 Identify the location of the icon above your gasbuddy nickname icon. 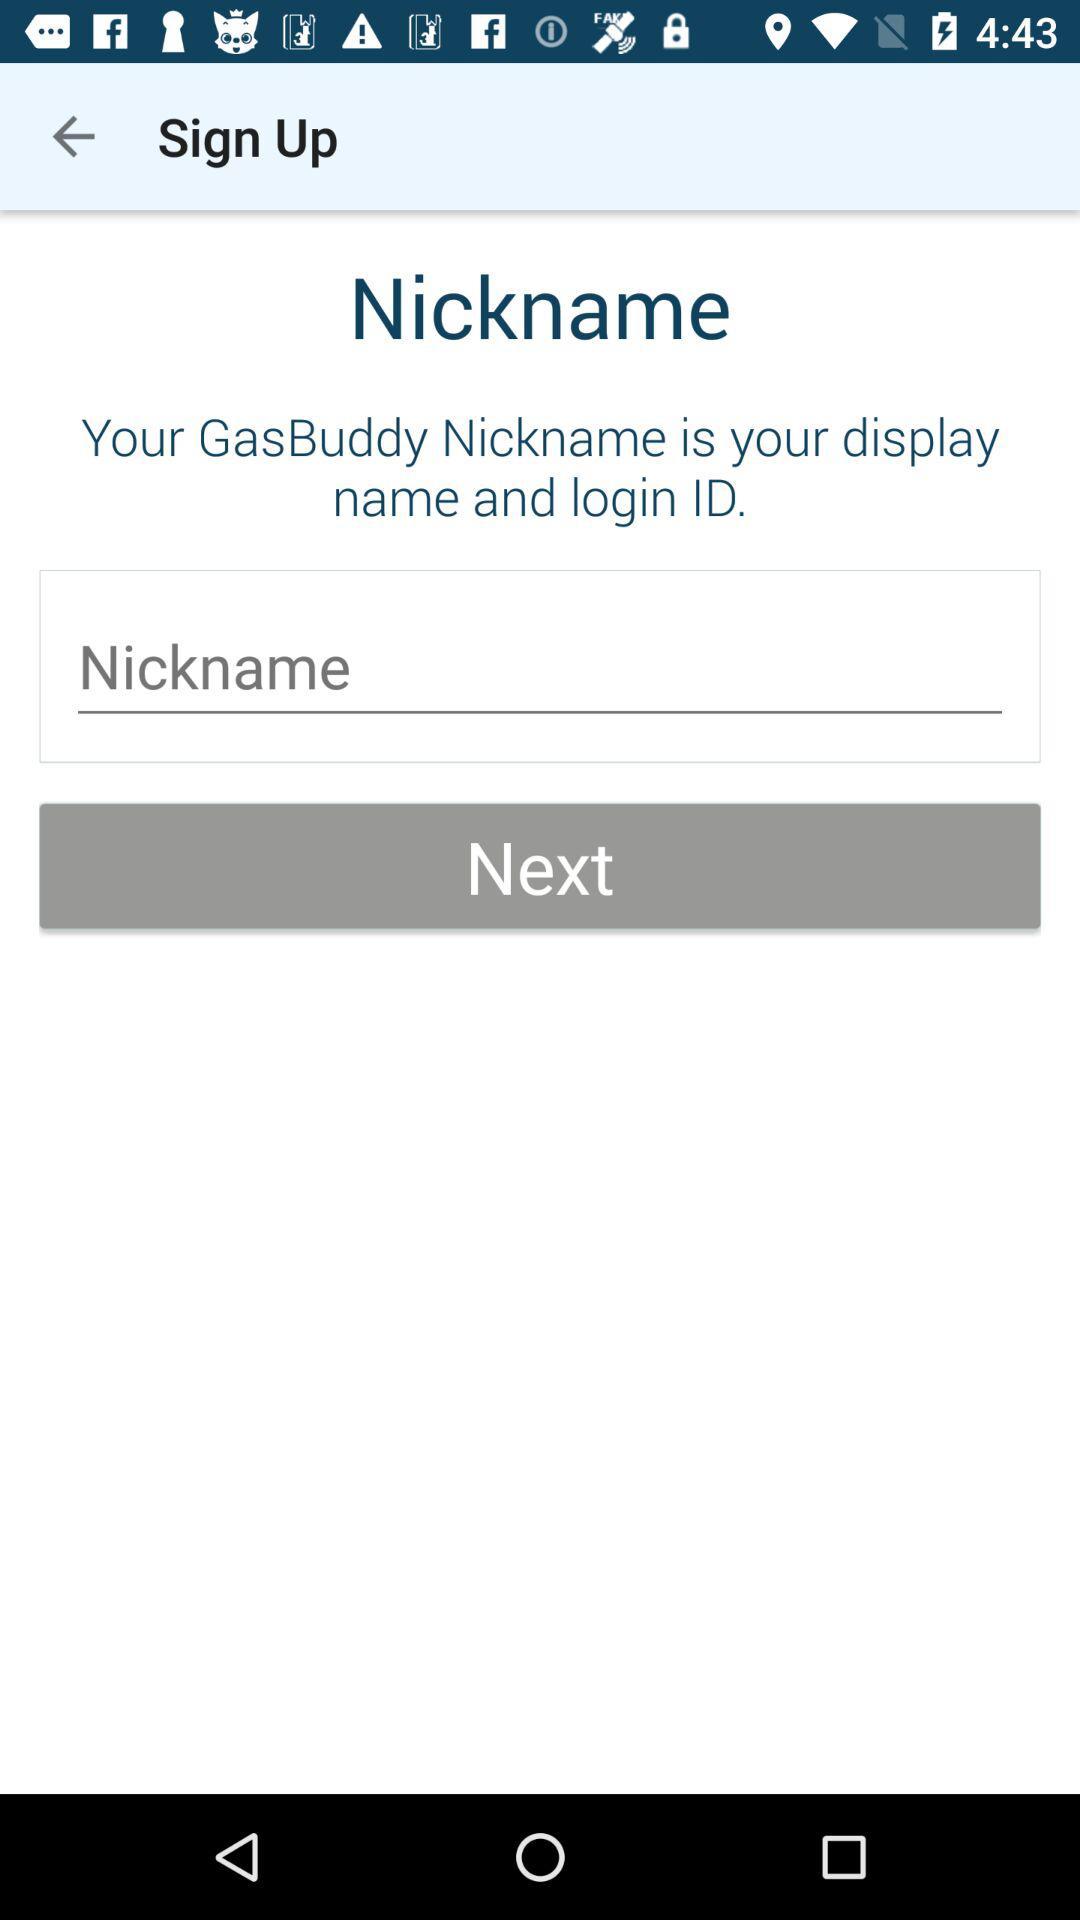
(72, 135).